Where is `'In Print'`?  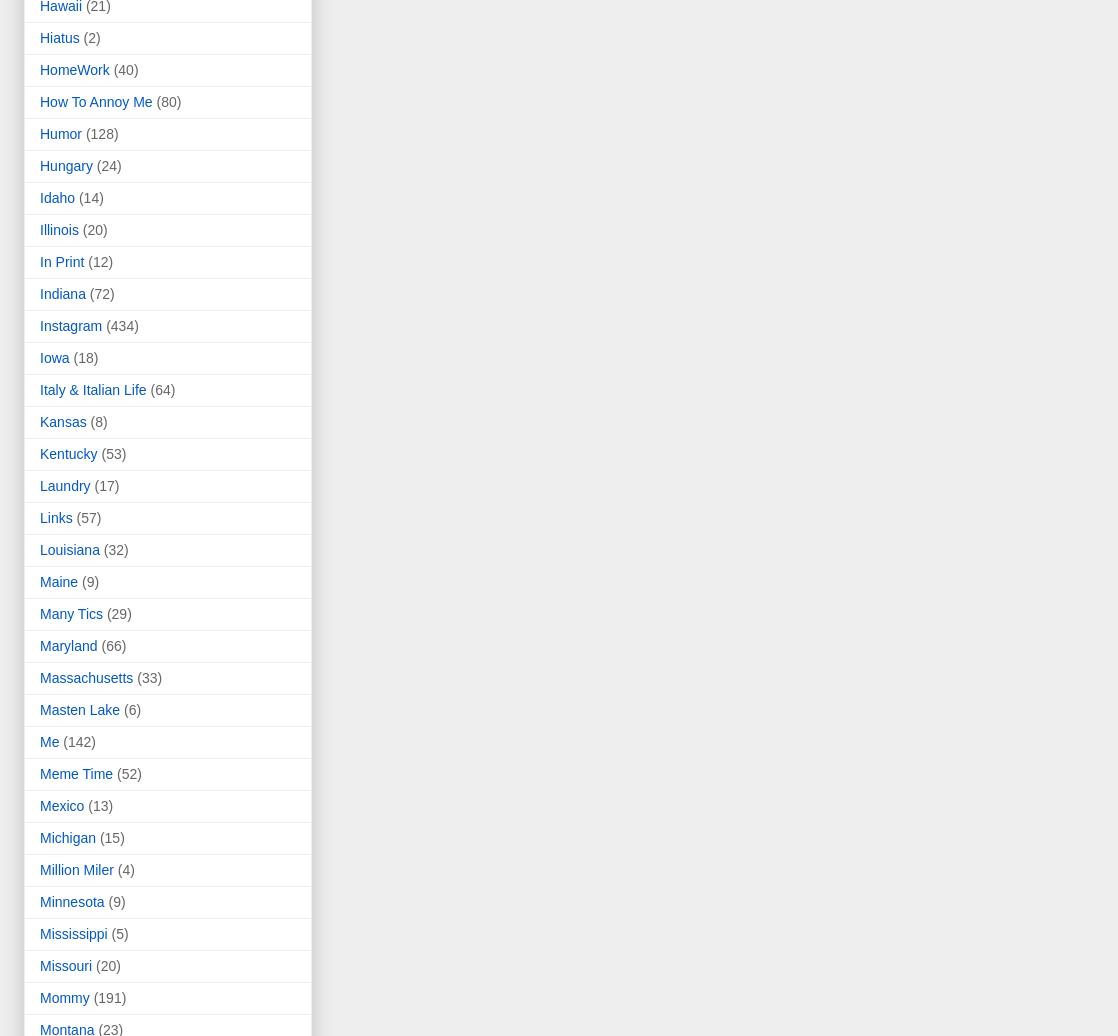 'In Print' is located at coordinates (62, 262).